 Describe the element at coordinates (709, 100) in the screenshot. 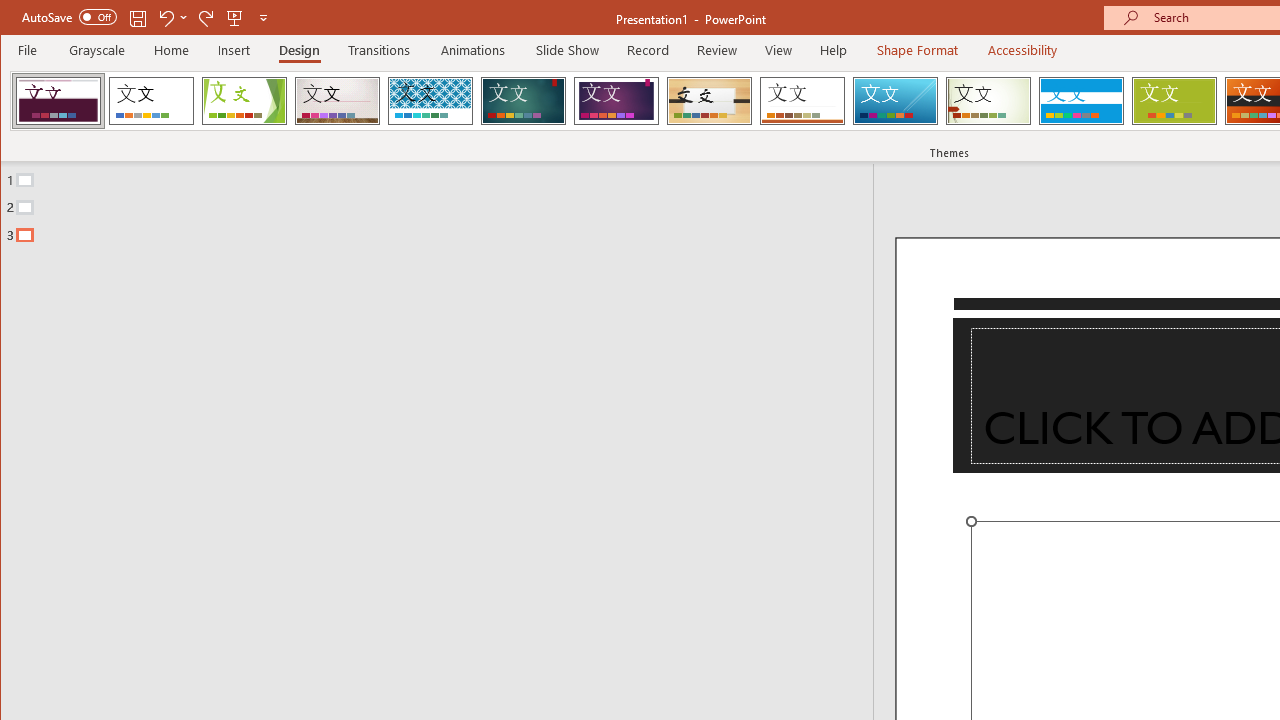

I see `'Organic'` at that location.